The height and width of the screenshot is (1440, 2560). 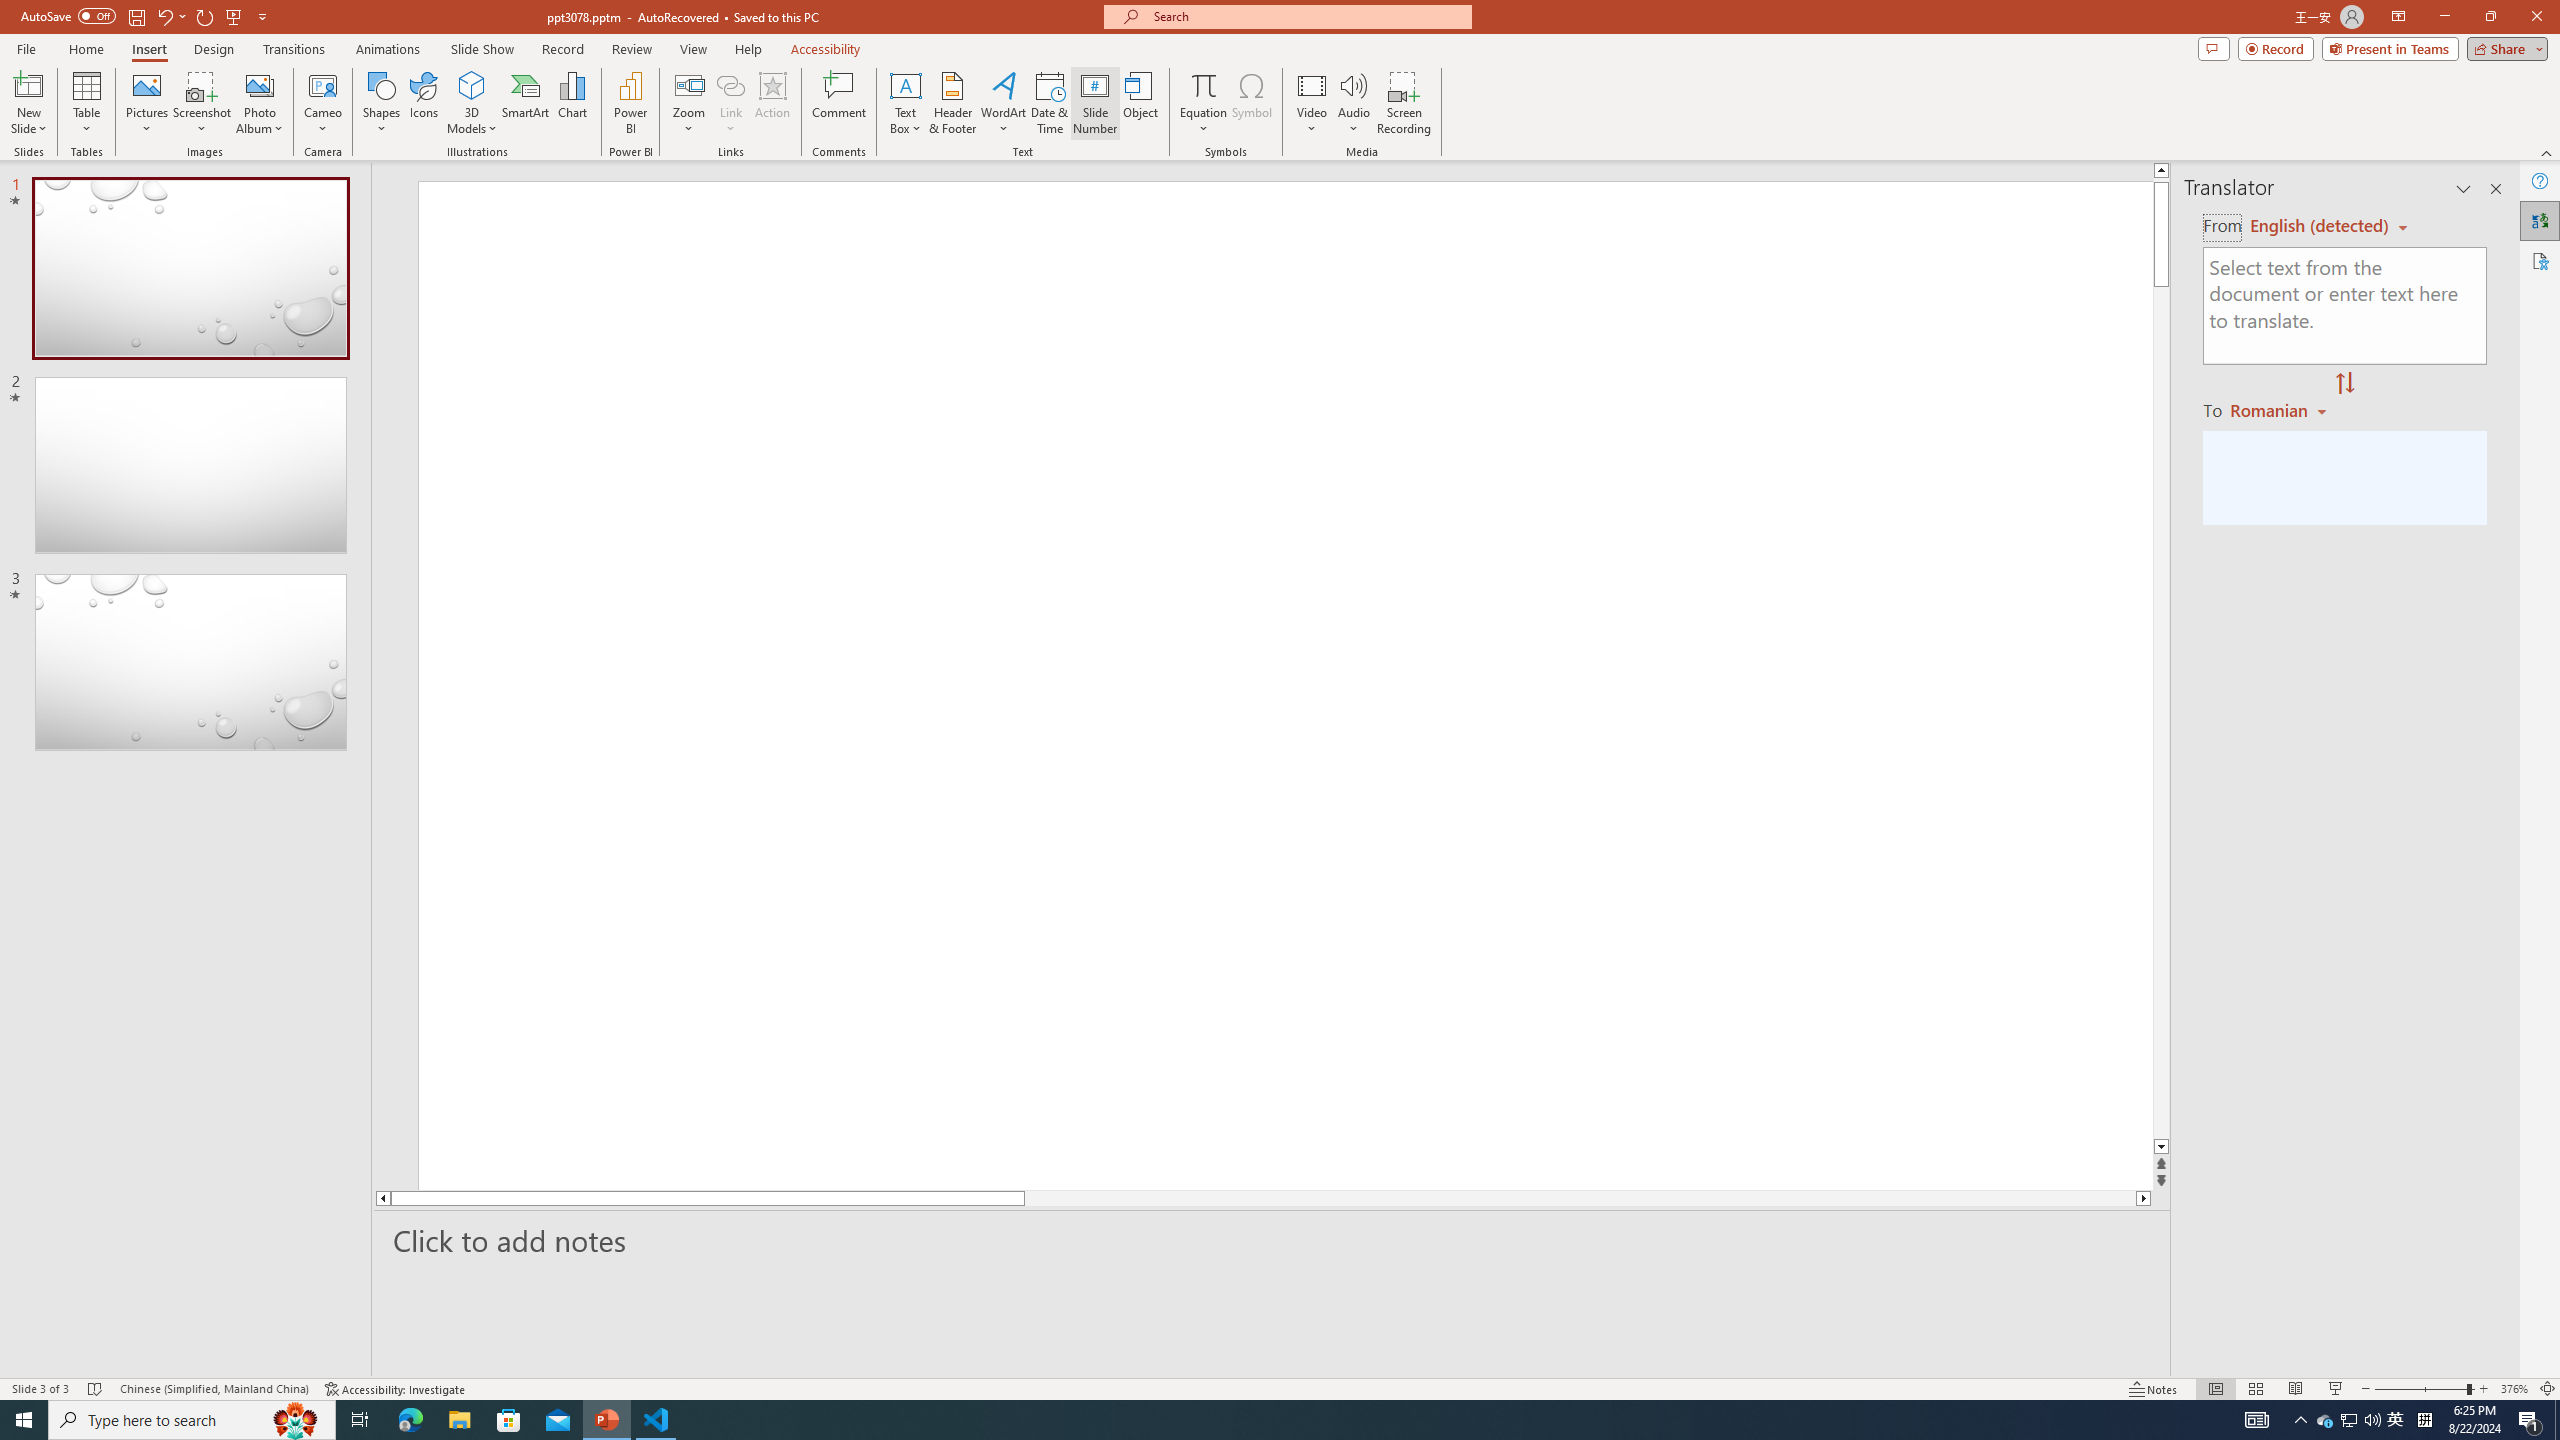 What do you see at coordinates (837, 103) in the screenshot?
I see `'Comment'` at bounding box center [837, 103].